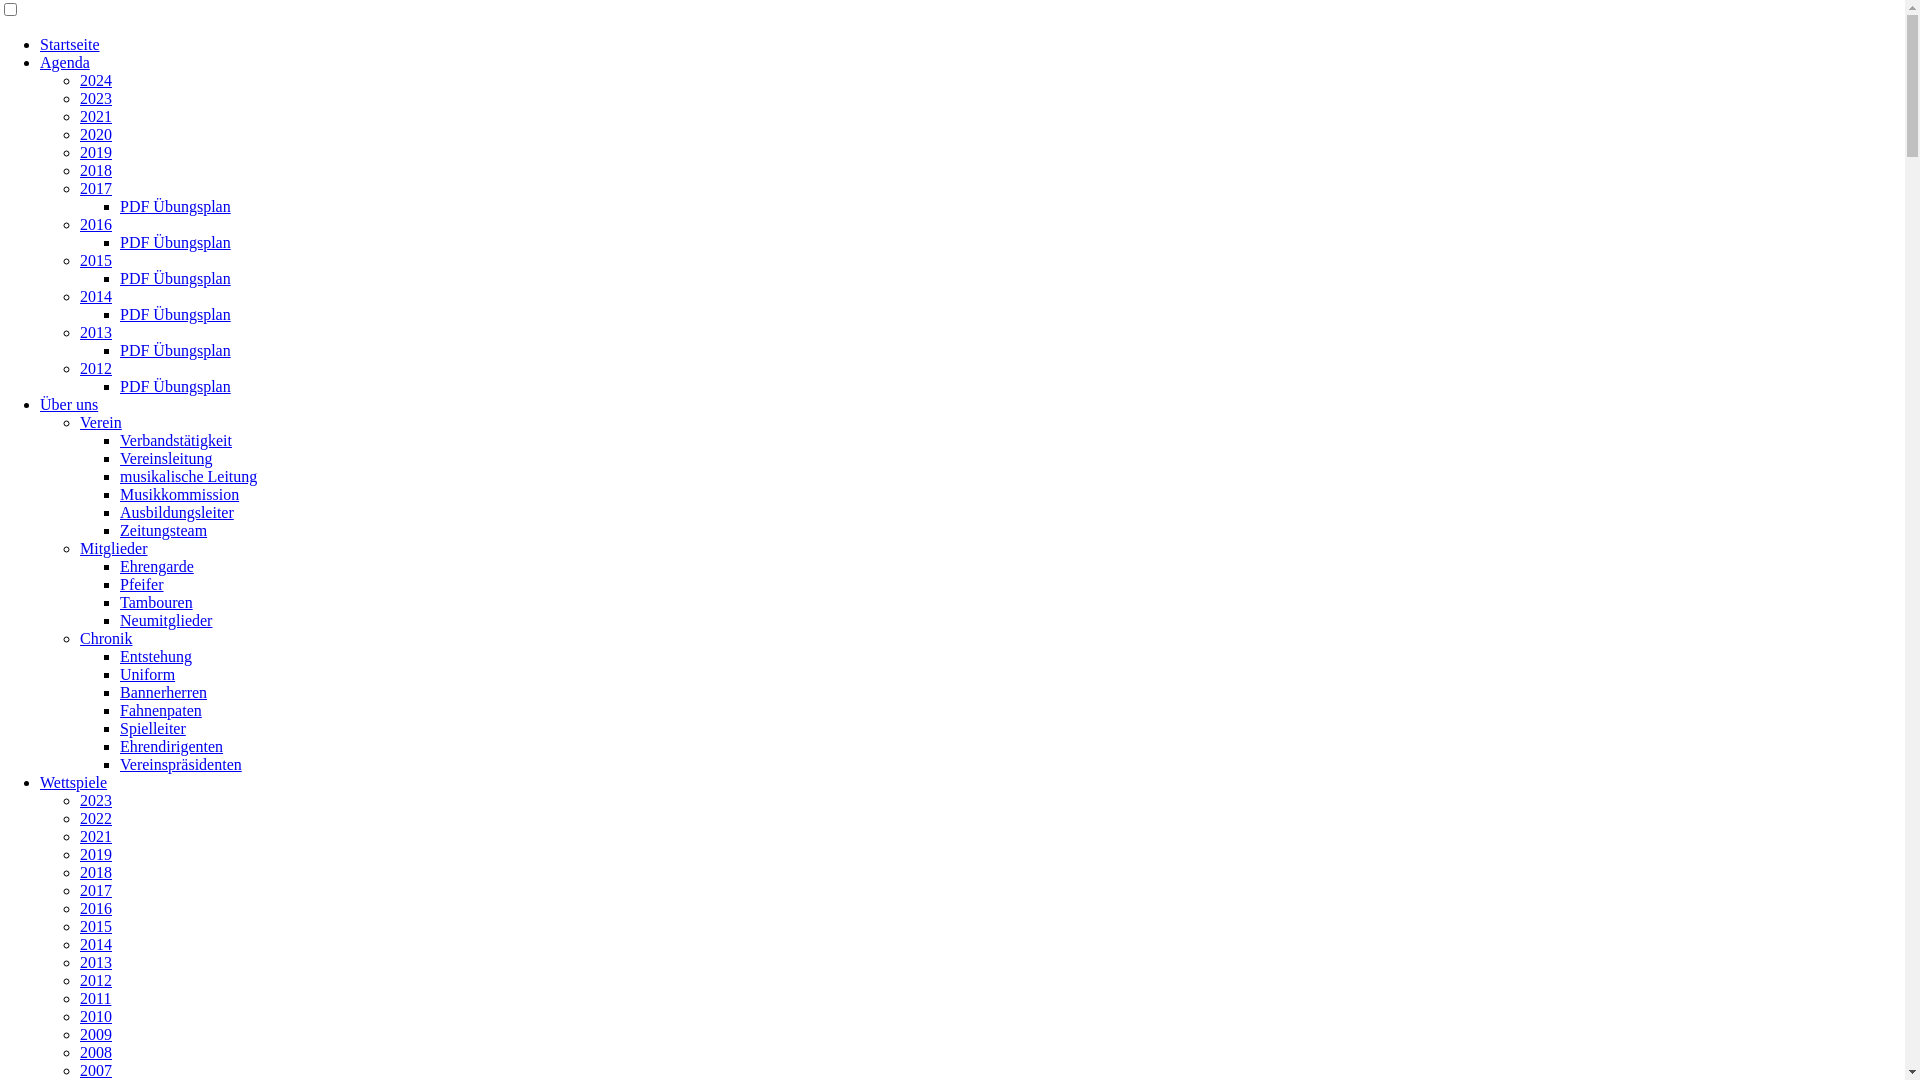 The image size is (1920, 1080). Describe the element at coordinates (94, 998) in the screenshot. I see `'2011'` at that location.